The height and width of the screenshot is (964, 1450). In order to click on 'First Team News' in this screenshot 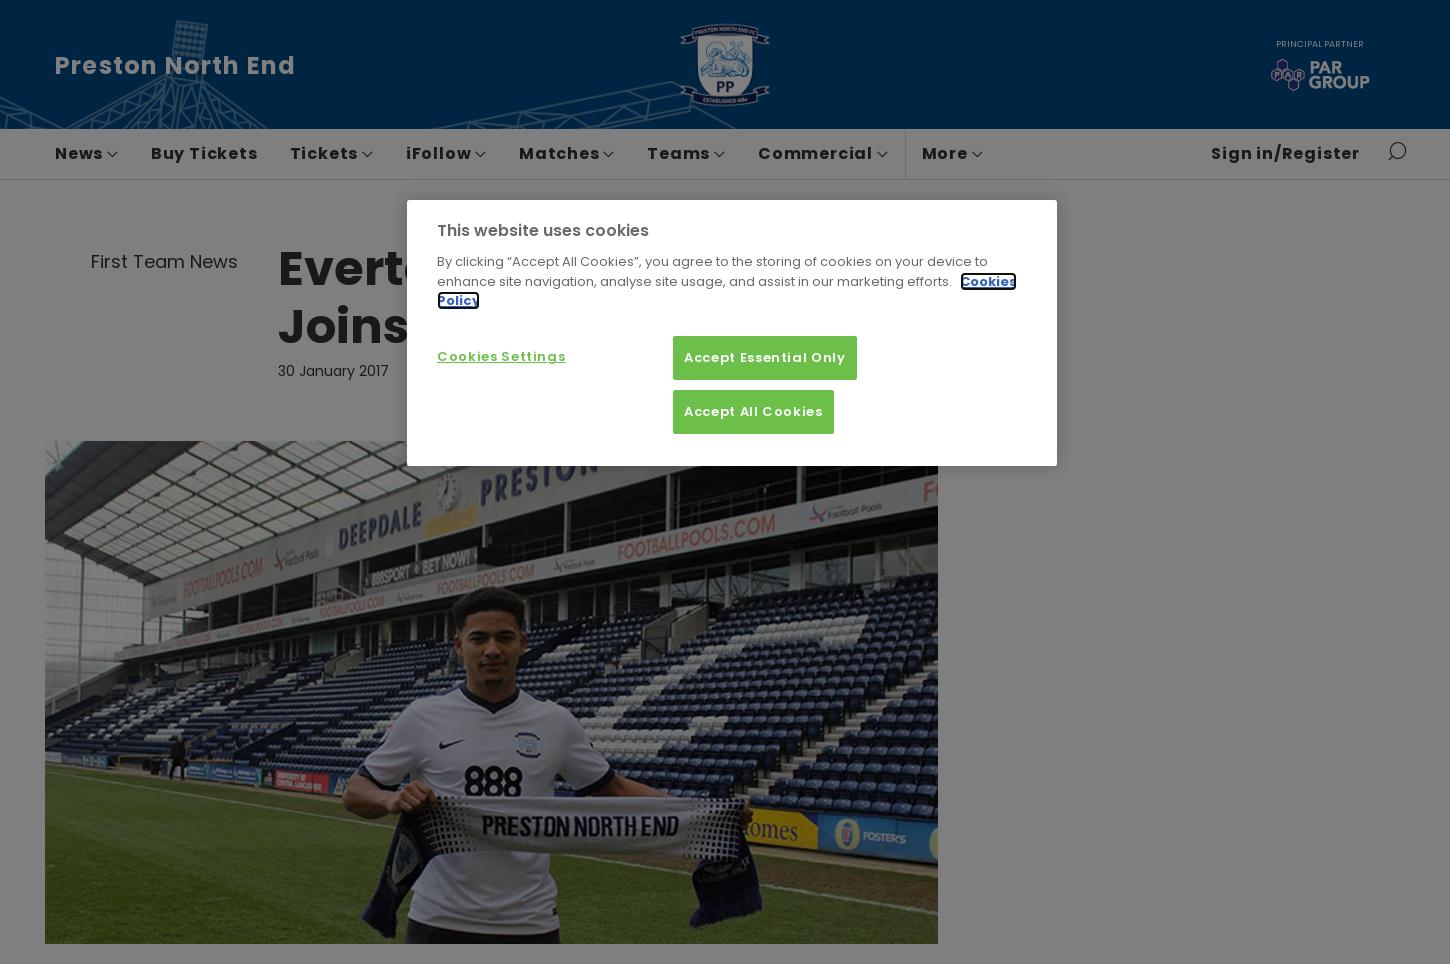, I will do `click(163, 260)`.